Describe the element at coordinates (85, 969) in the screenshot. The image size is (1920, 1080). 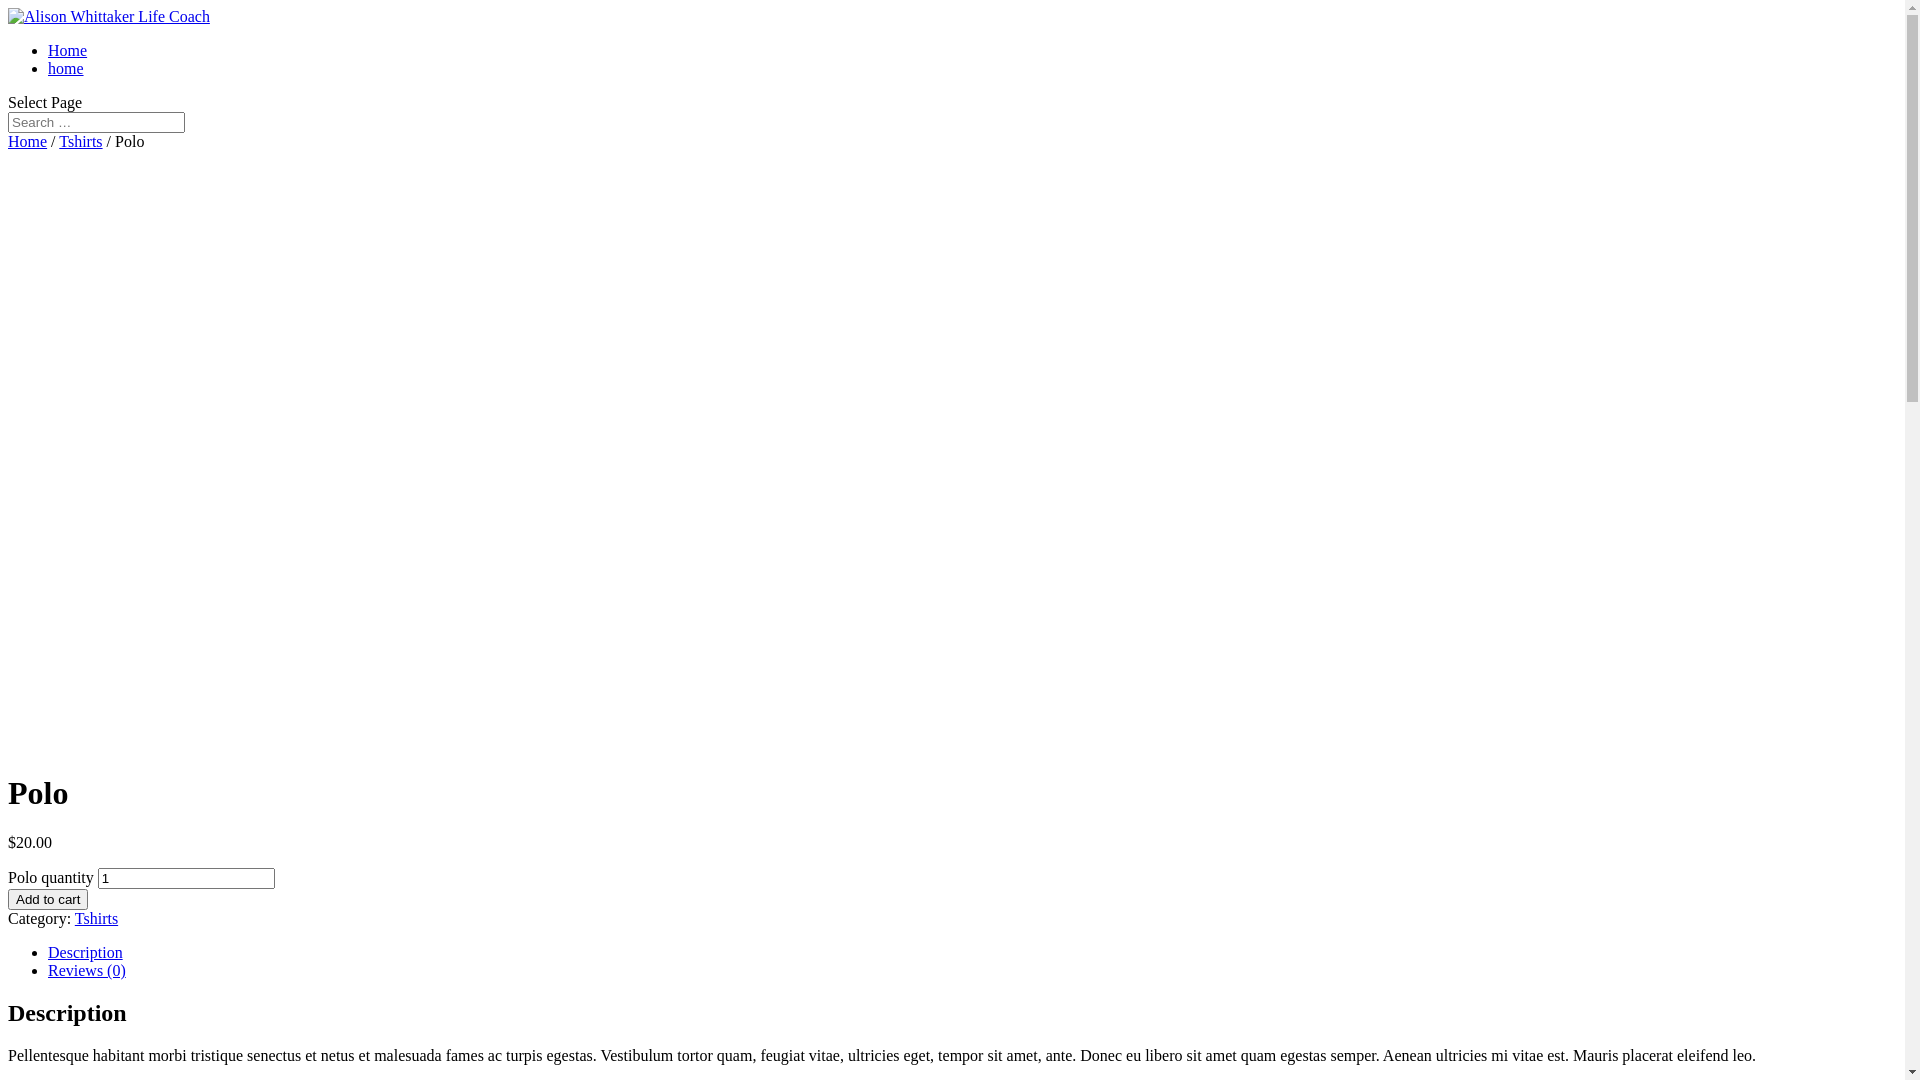
I see `'Reviews (0)'` at that location.